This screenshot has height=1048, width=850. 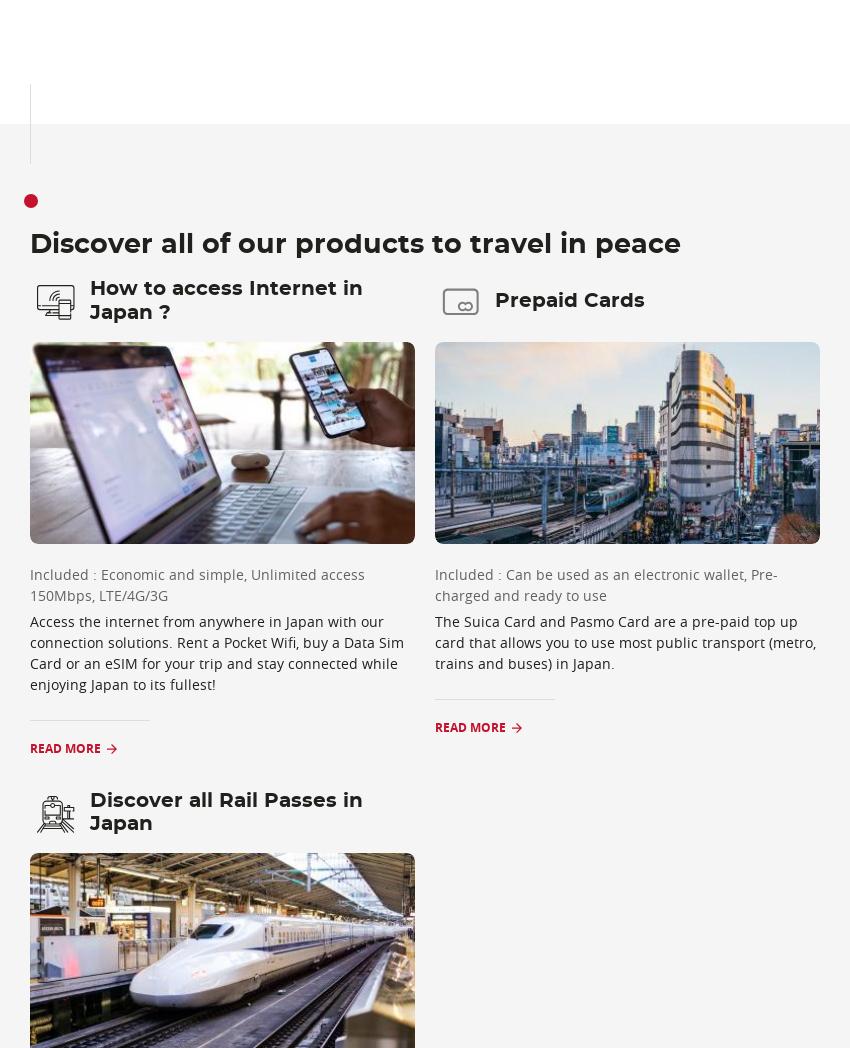 I want to click on 'Access the internet from anywhere in Japan with our connection solutions. Rent a Pocket Wifi, buy a Data Sim Card or an eSIM for your trip and stay connected while enjoying Japan to its fullest!', so click(x=217, y=652).